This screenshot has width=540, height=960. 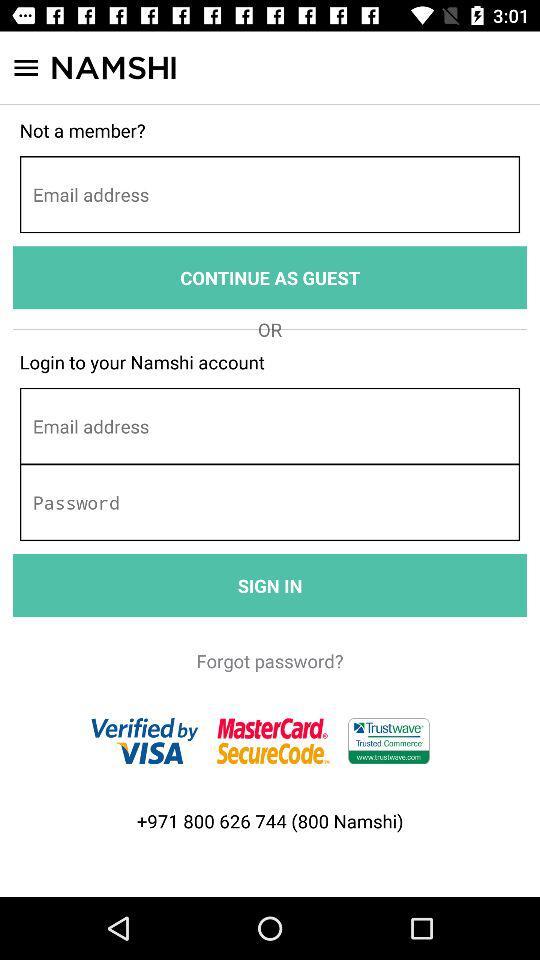 What do you see at coordinates (270, 661) in the screenshot?
I see `forgot password?` at bounding box center [270, 661].